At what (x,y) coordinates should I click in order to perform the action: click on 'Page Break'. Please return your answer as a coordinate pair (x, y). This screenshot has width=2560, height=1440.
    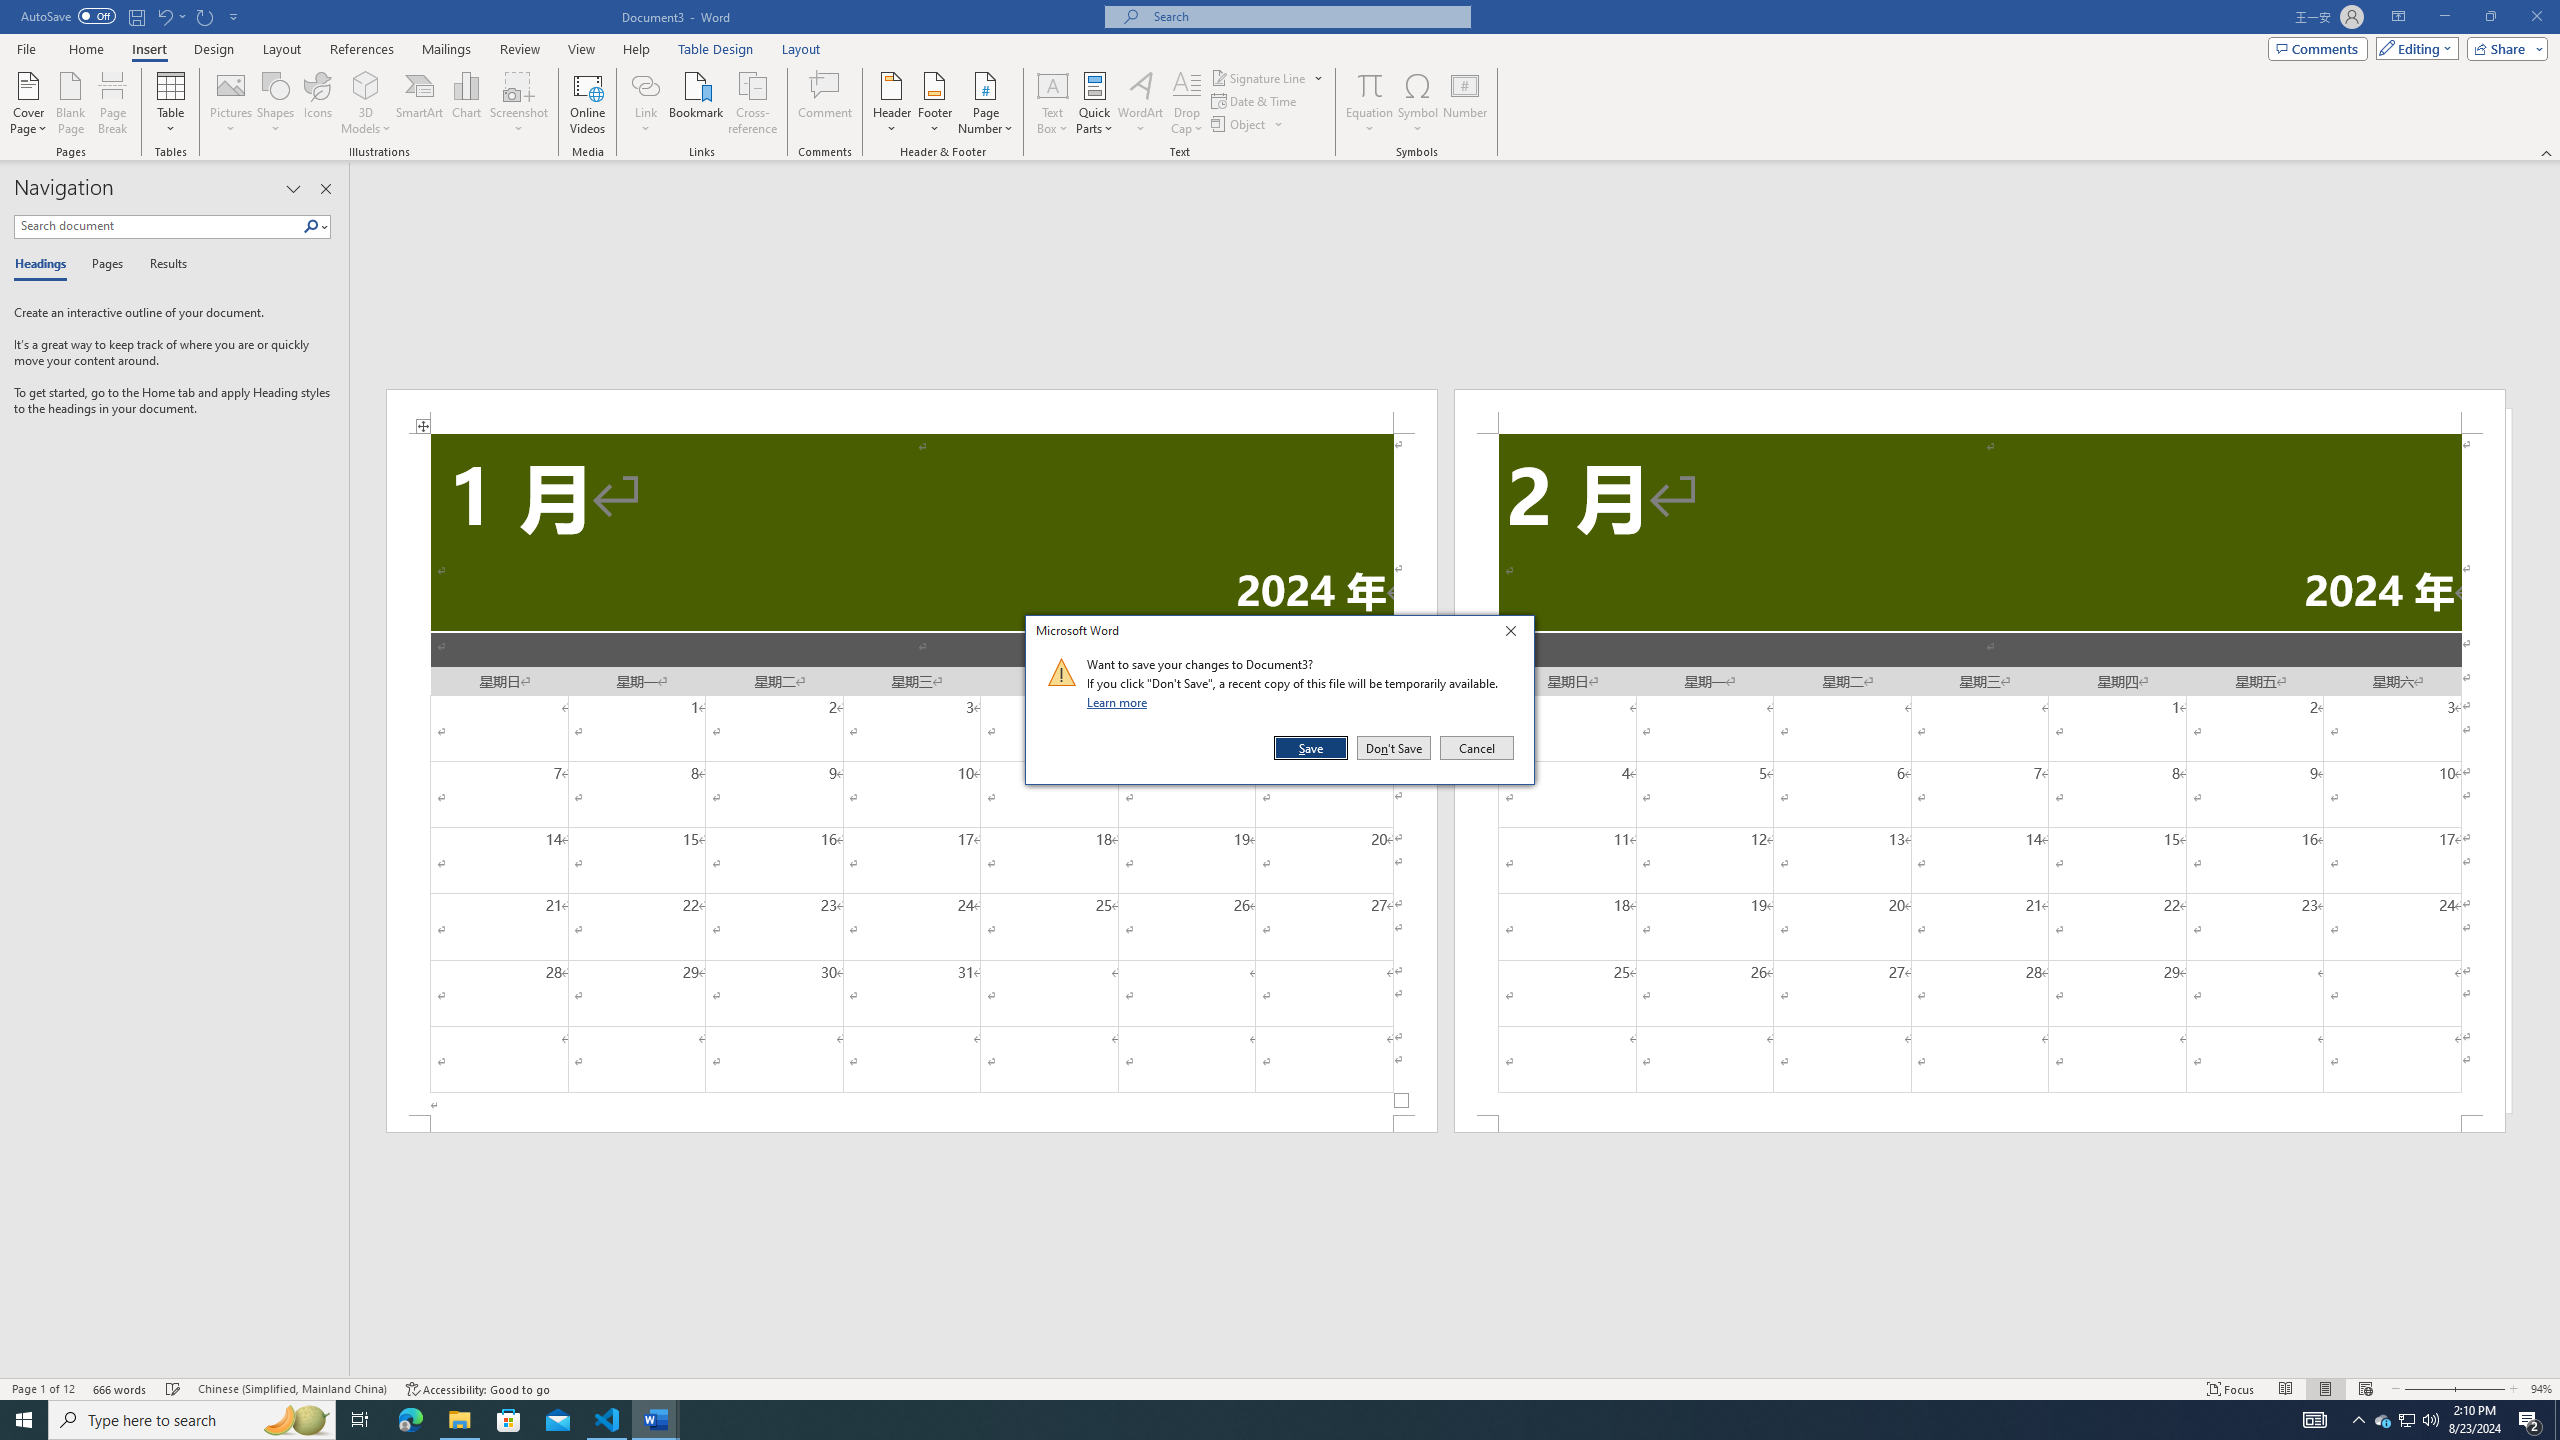
    Looking at the image, I should click on (111, 103).